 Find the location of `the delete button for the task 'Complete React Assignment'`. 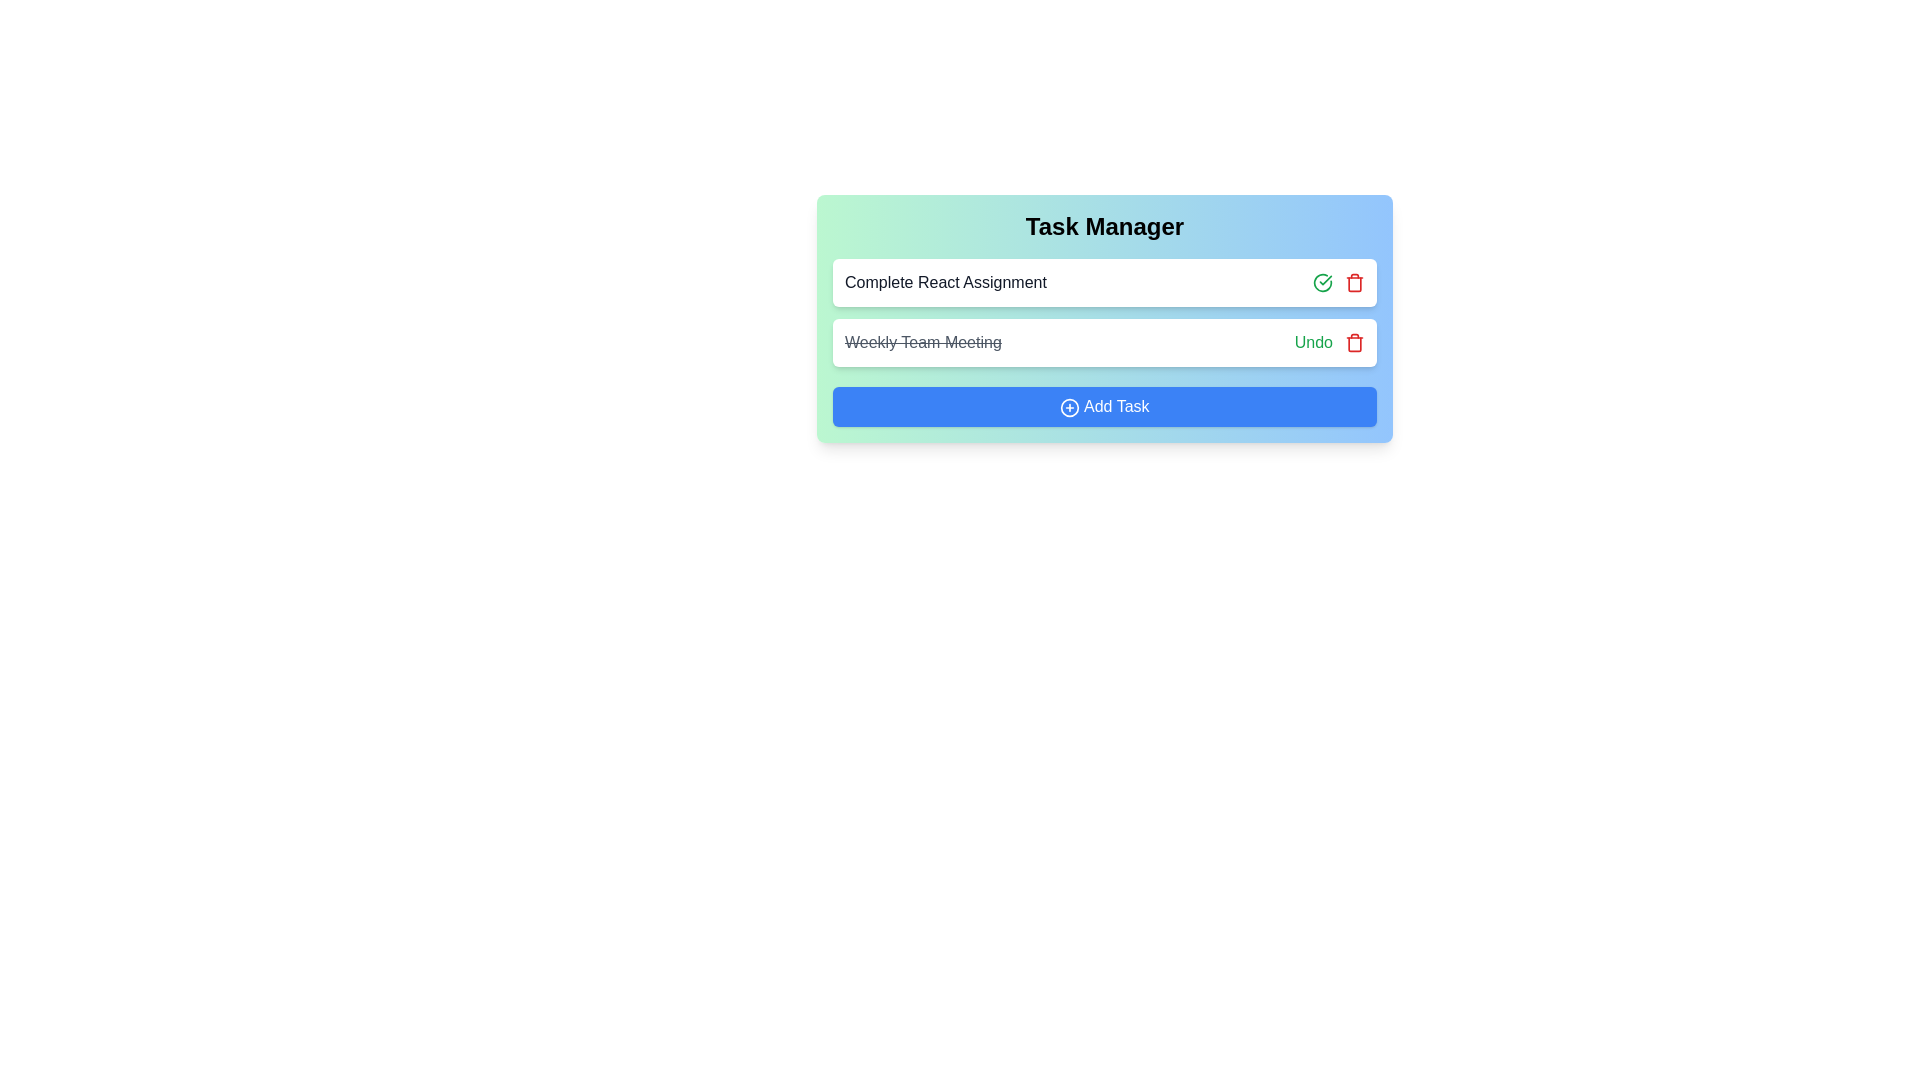

the delete button for the task 'Complete React Assignment' is located at coordinates (1354, 282).